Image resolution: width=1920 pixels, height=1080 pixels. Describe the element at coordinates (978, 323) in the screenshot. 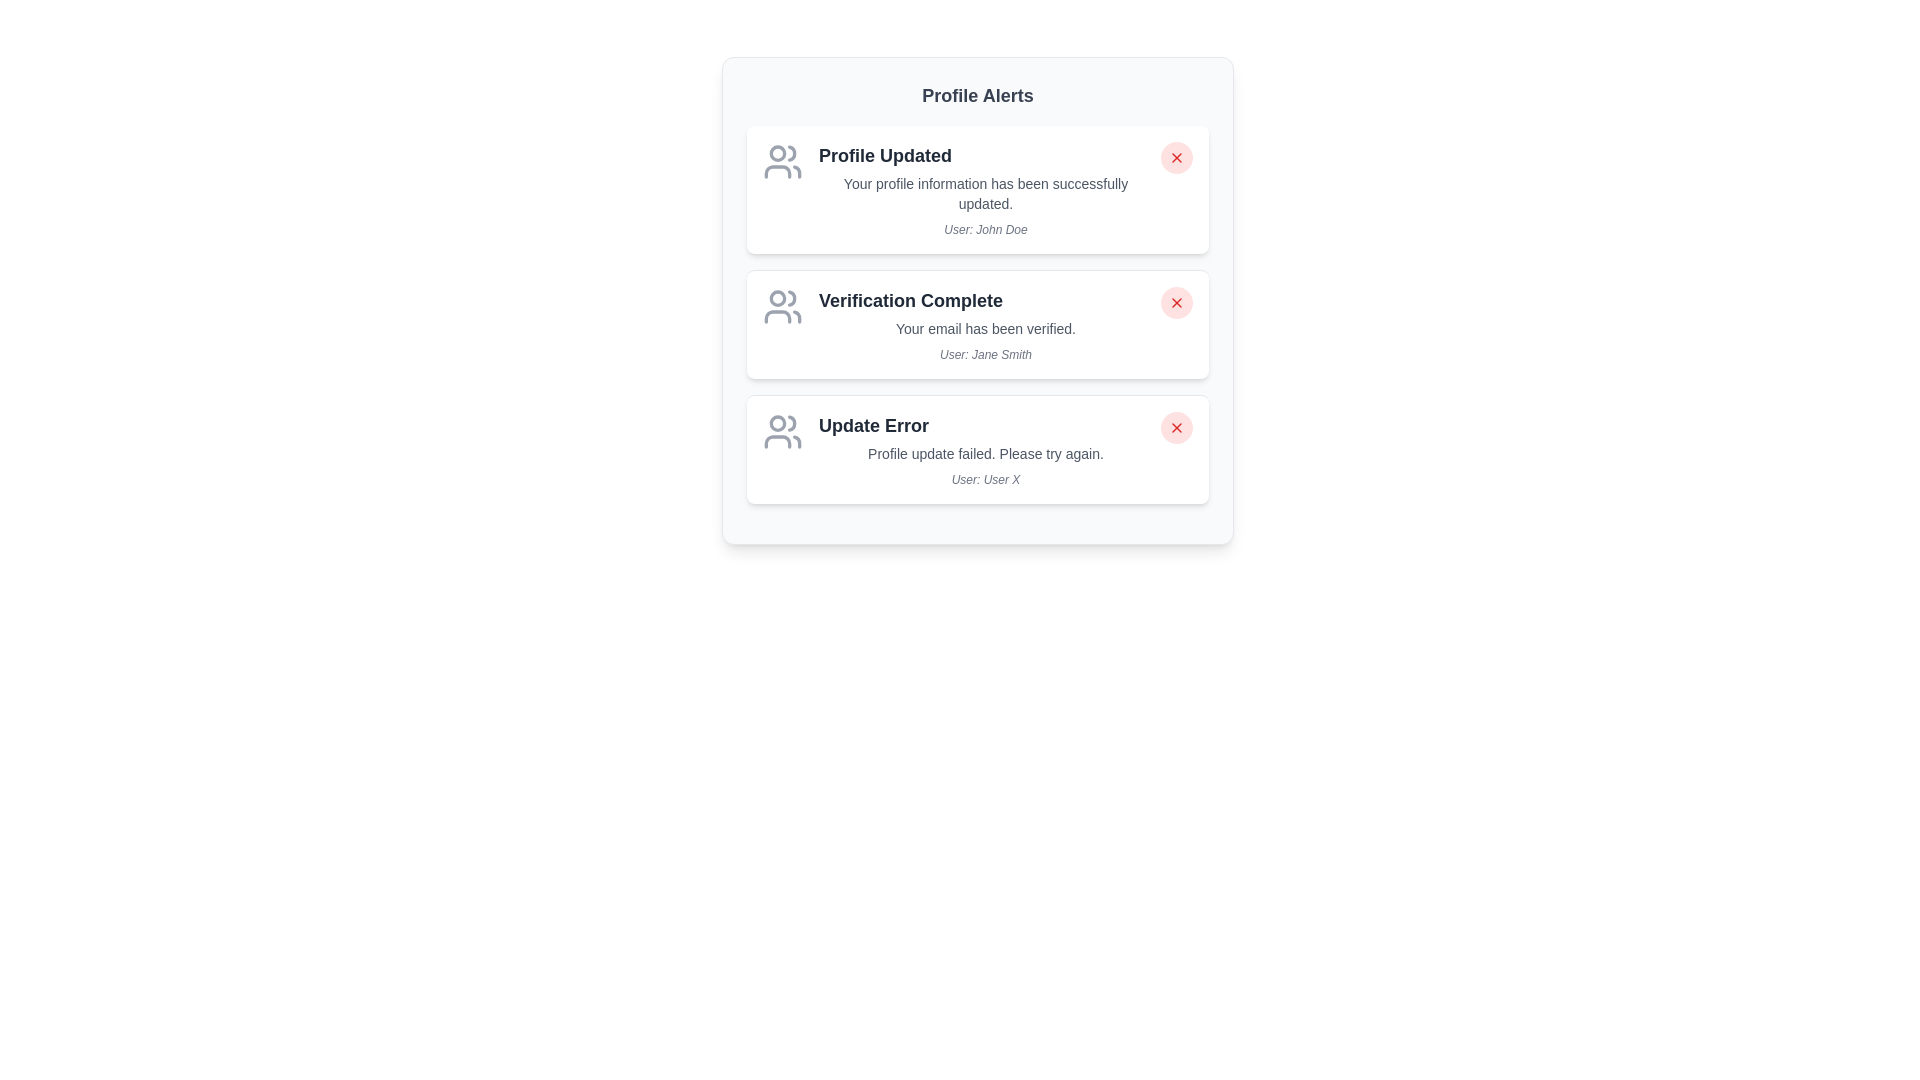

I see `the alert item corresponding to Verification Complete to read its details` at that location.